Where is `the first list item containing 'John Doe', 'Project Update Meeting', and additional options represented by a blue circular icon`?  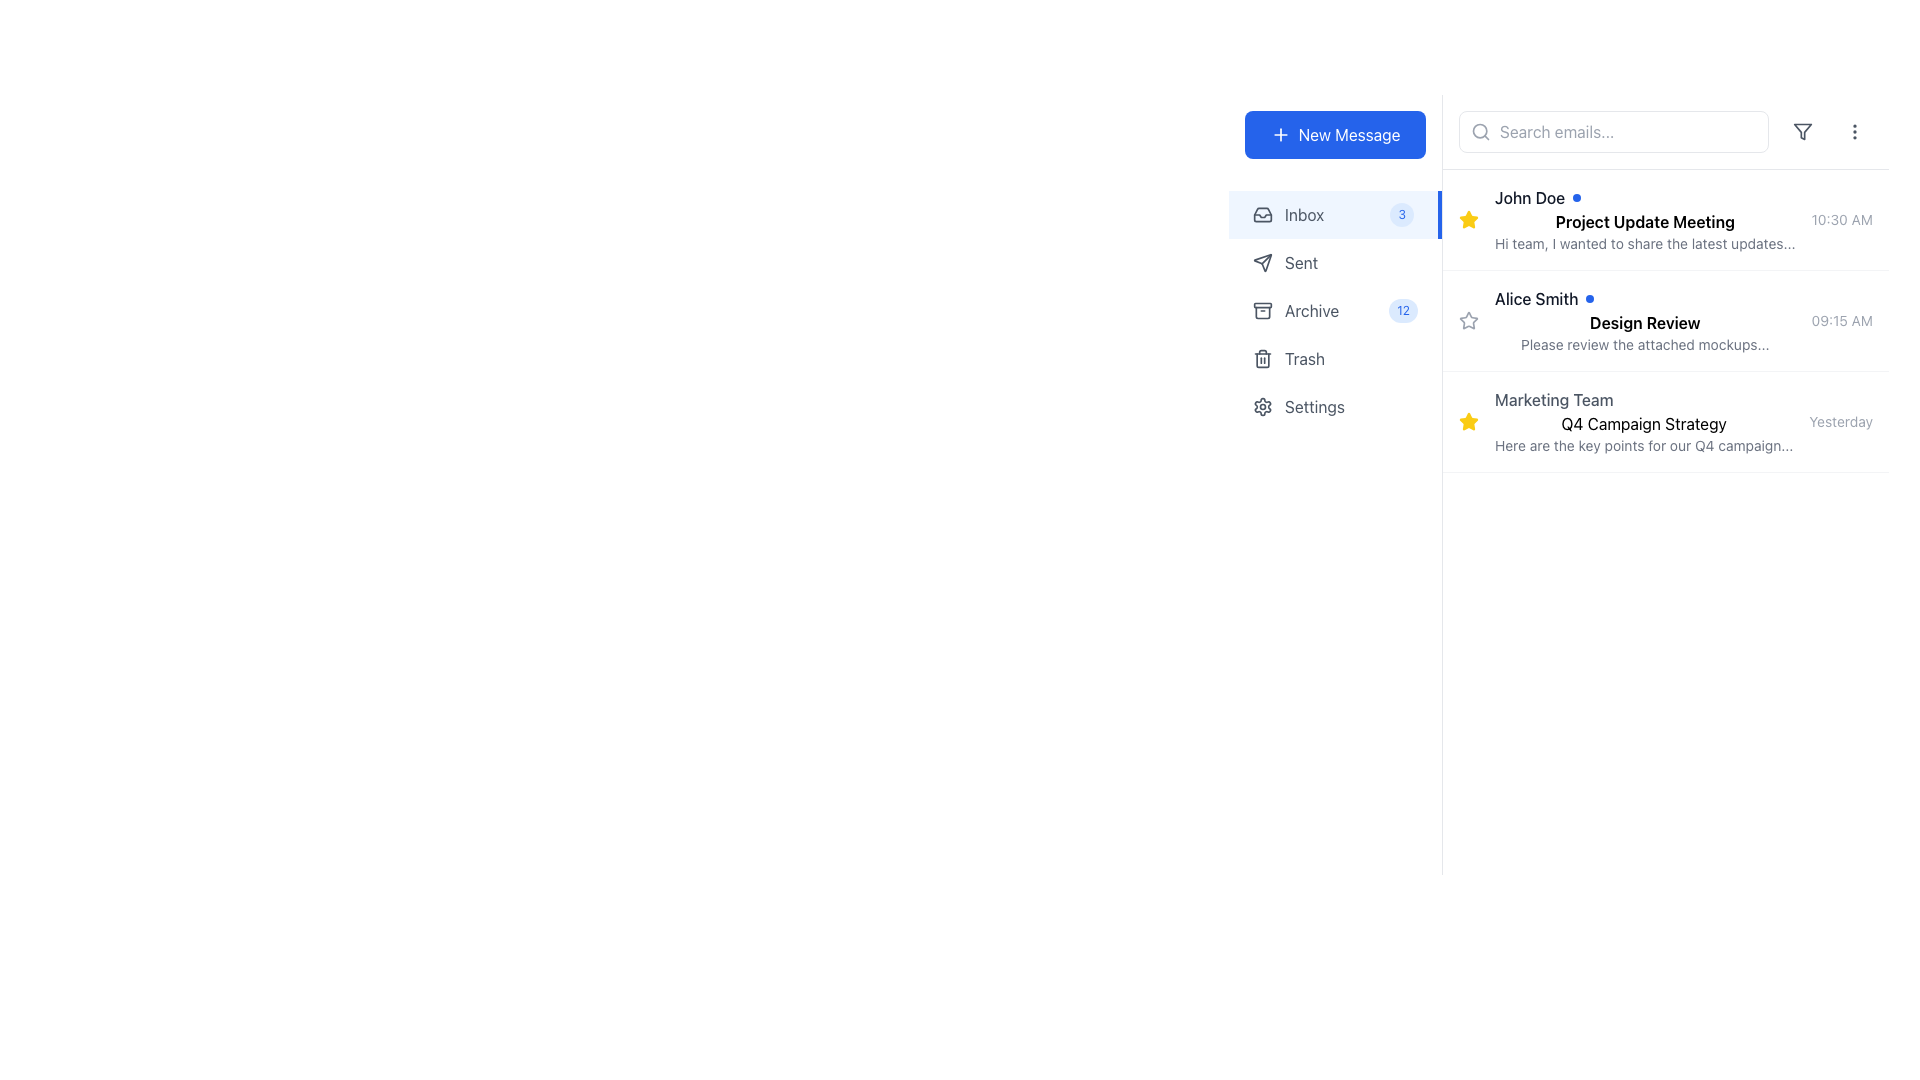
the first list item containing 'John Doe', 'Project Update Meeting', and additional options represented by a blue circular icon is located at coordinates (1645, 219).